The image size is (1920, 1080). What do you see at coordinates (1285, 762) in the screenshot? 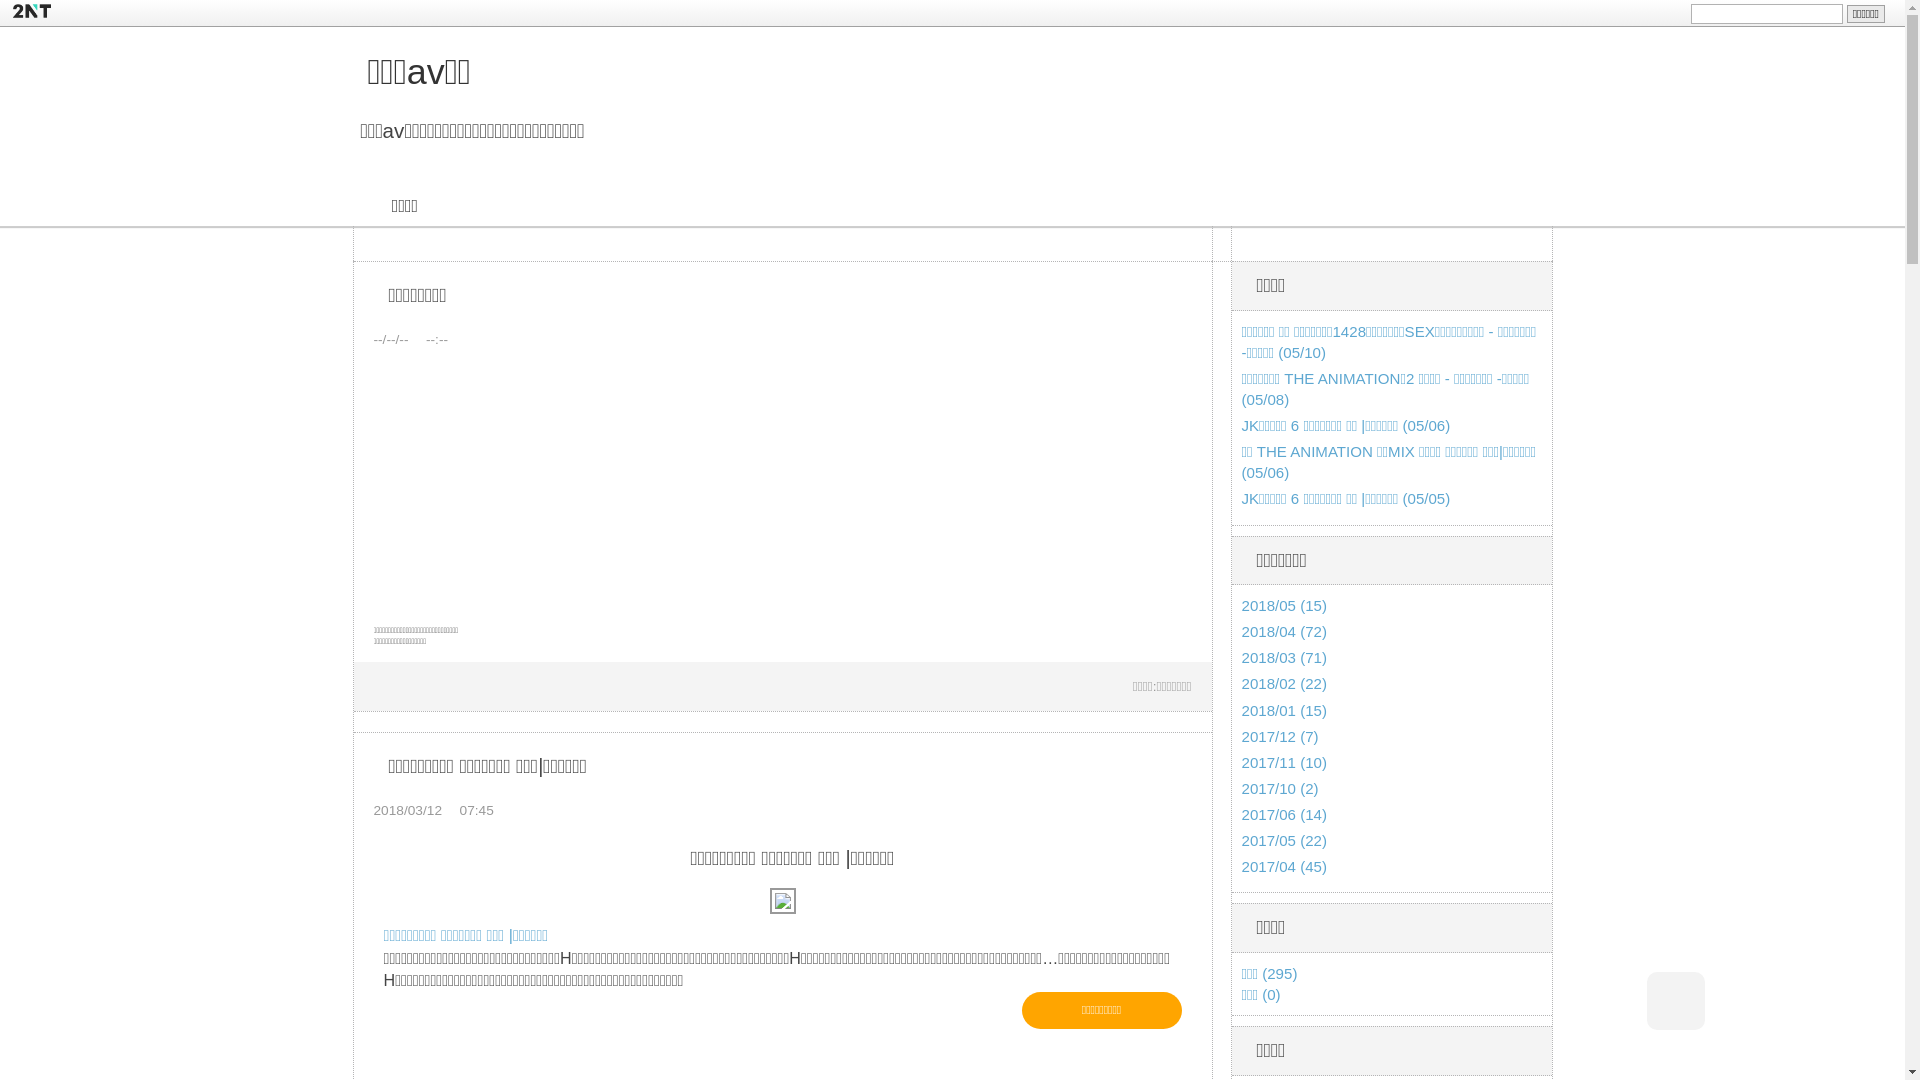
I see `'2017/11 (10)'` at bounding box center [1285, 762].